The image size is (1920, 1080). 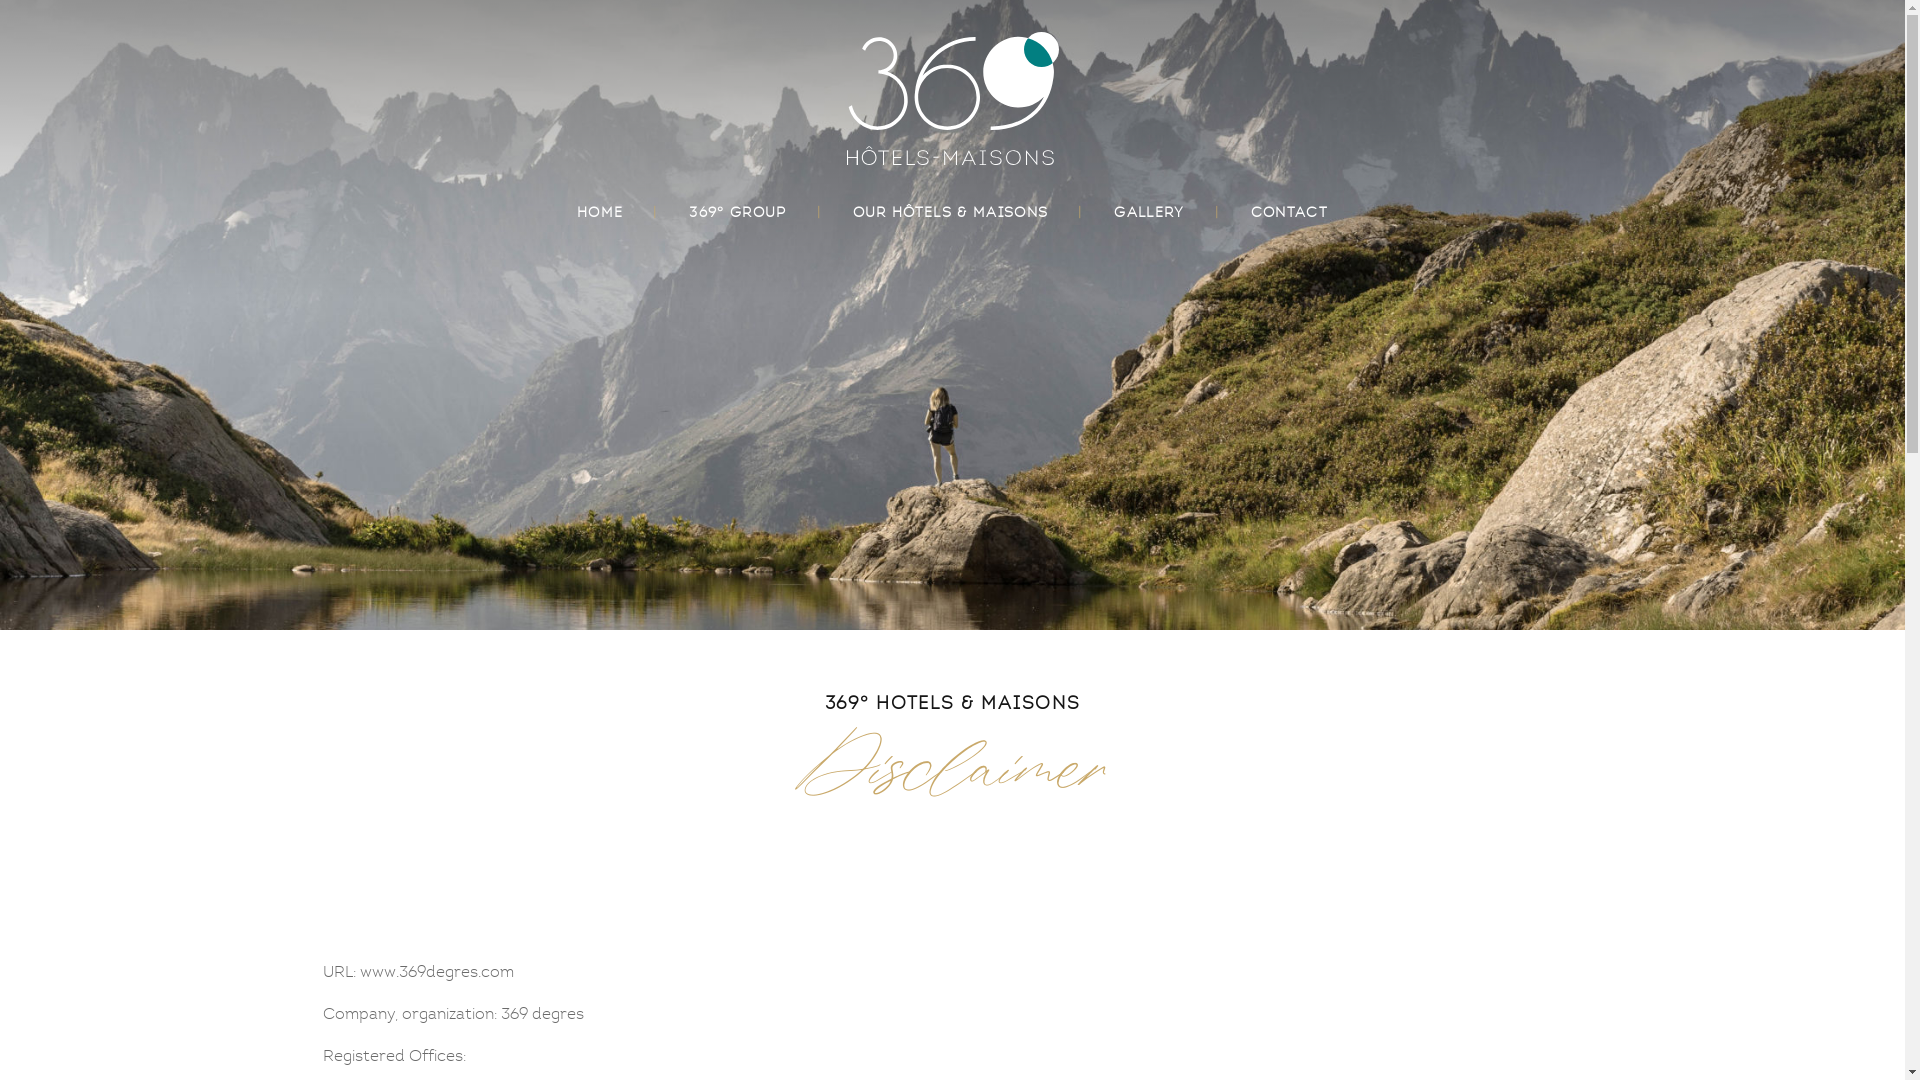 What do you see at coordinates (1289, 212) in the screenshot?
I see `'CONTACT'` at bounding box center [1289, 212].